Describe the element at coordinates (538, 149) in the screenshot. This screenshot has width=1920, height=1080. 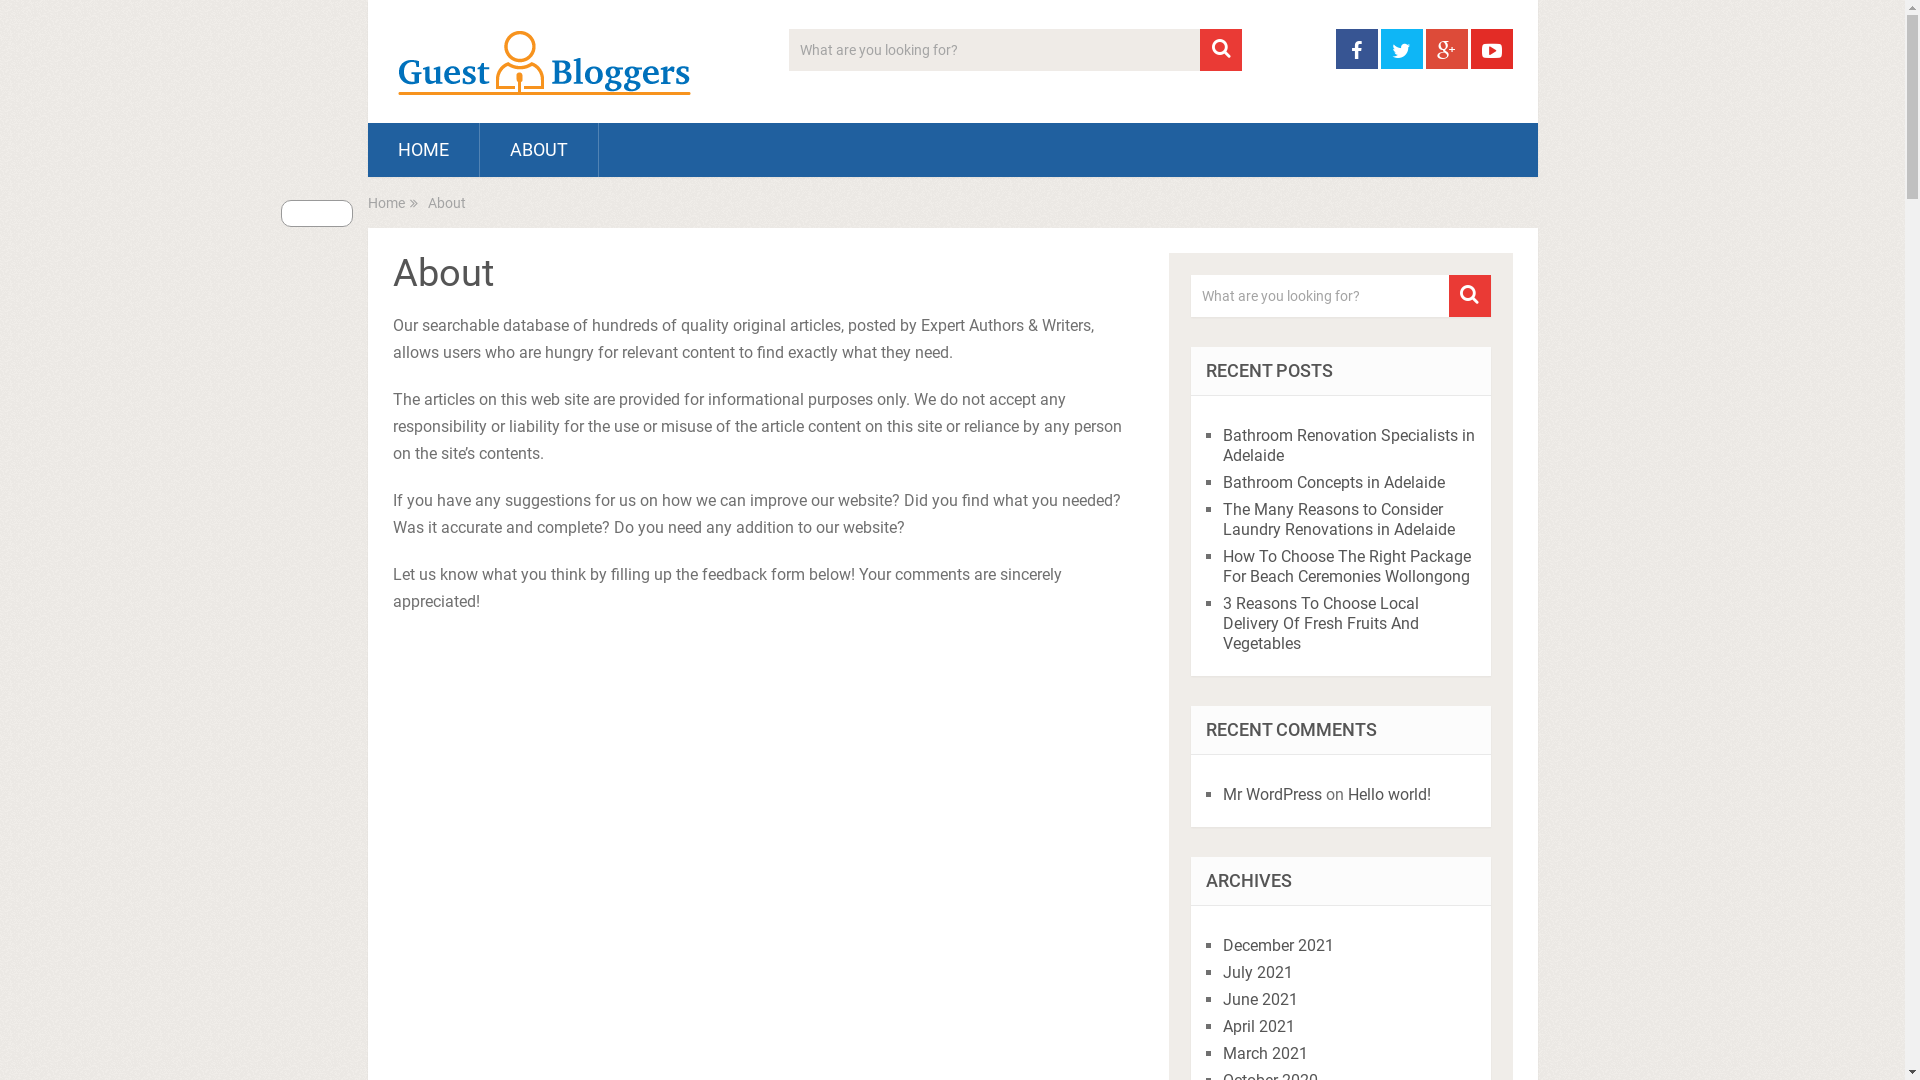
I see `'ABOUT'` at that location.